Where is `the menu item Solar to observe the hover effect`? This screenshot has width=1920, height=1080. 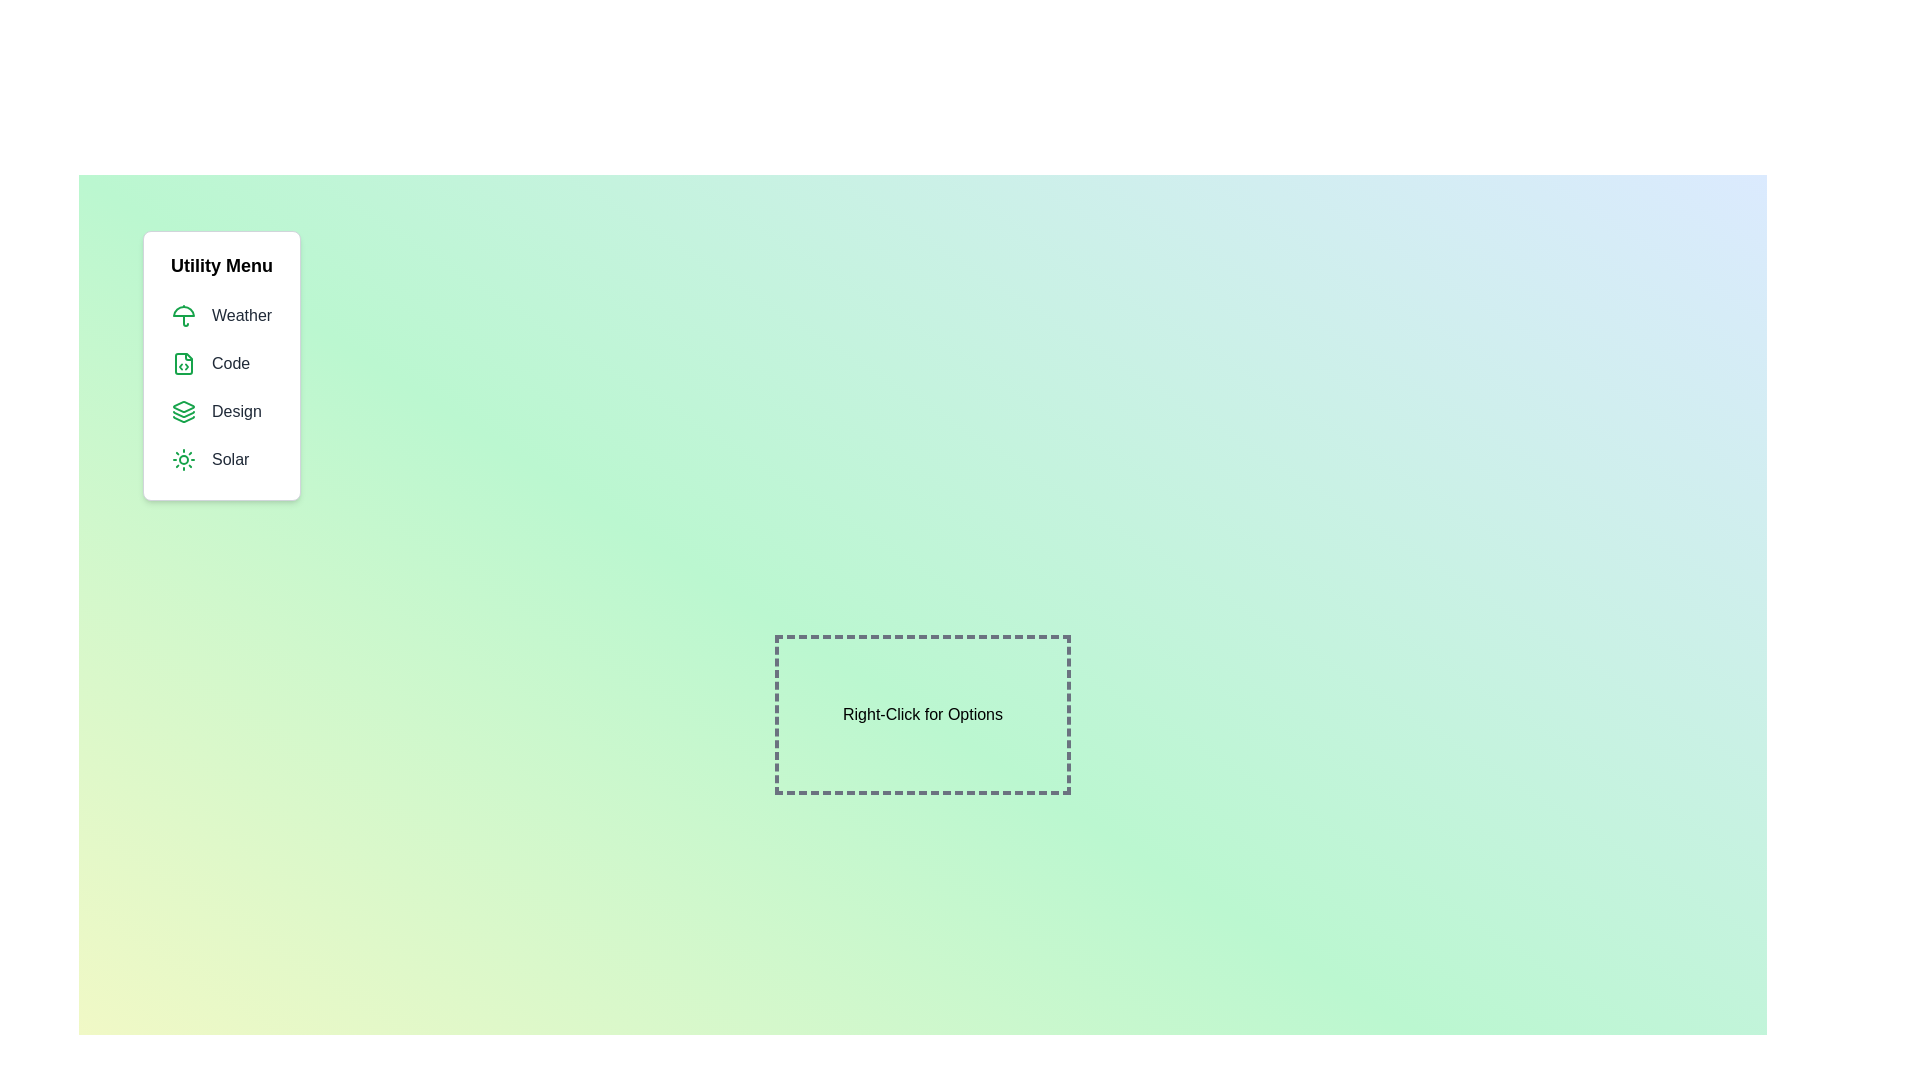 the menu item Solar to observe the hover effect is located at coordinates (221, 459).